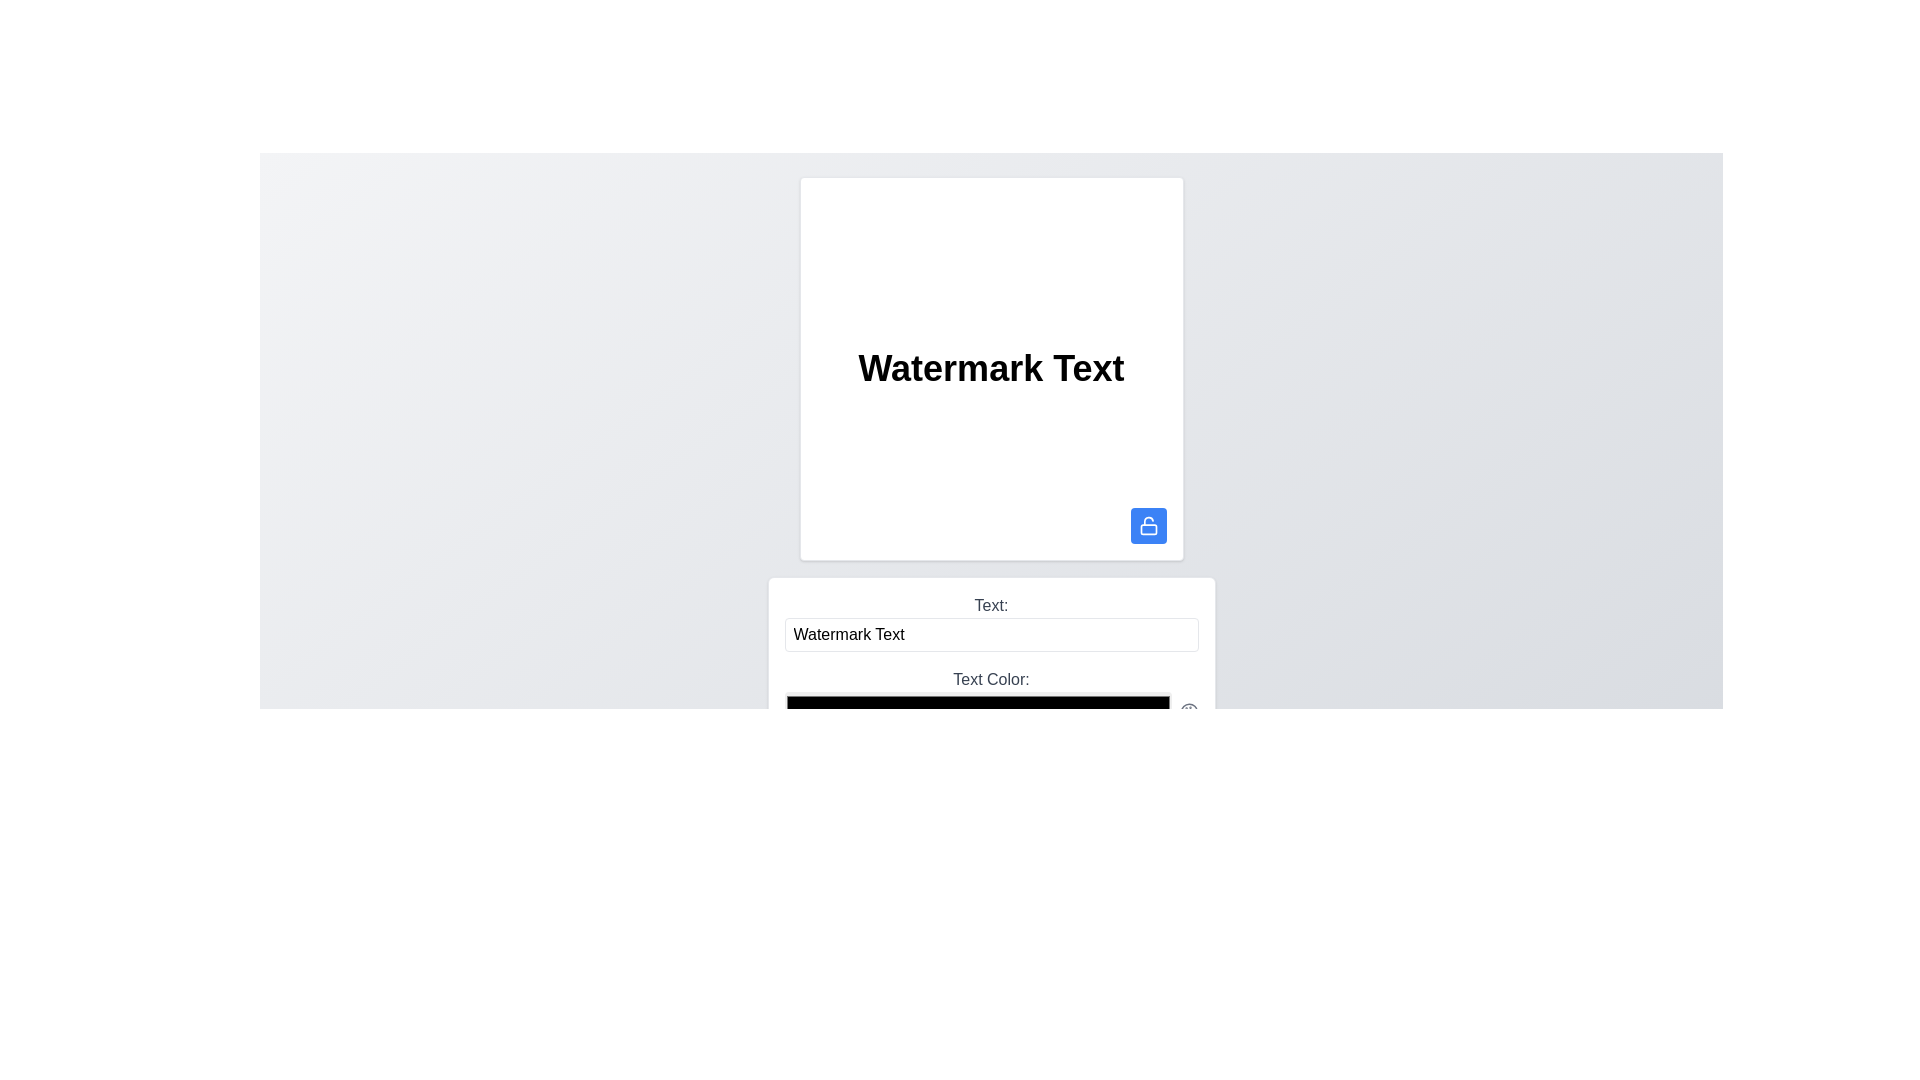 This screenshot has width=1920, height=1080. What do you see at coordinates (1189, 711) in the screenshot?
I see `the color options icon located to the right of the text color selection box` at bounding box center [1189, 711].